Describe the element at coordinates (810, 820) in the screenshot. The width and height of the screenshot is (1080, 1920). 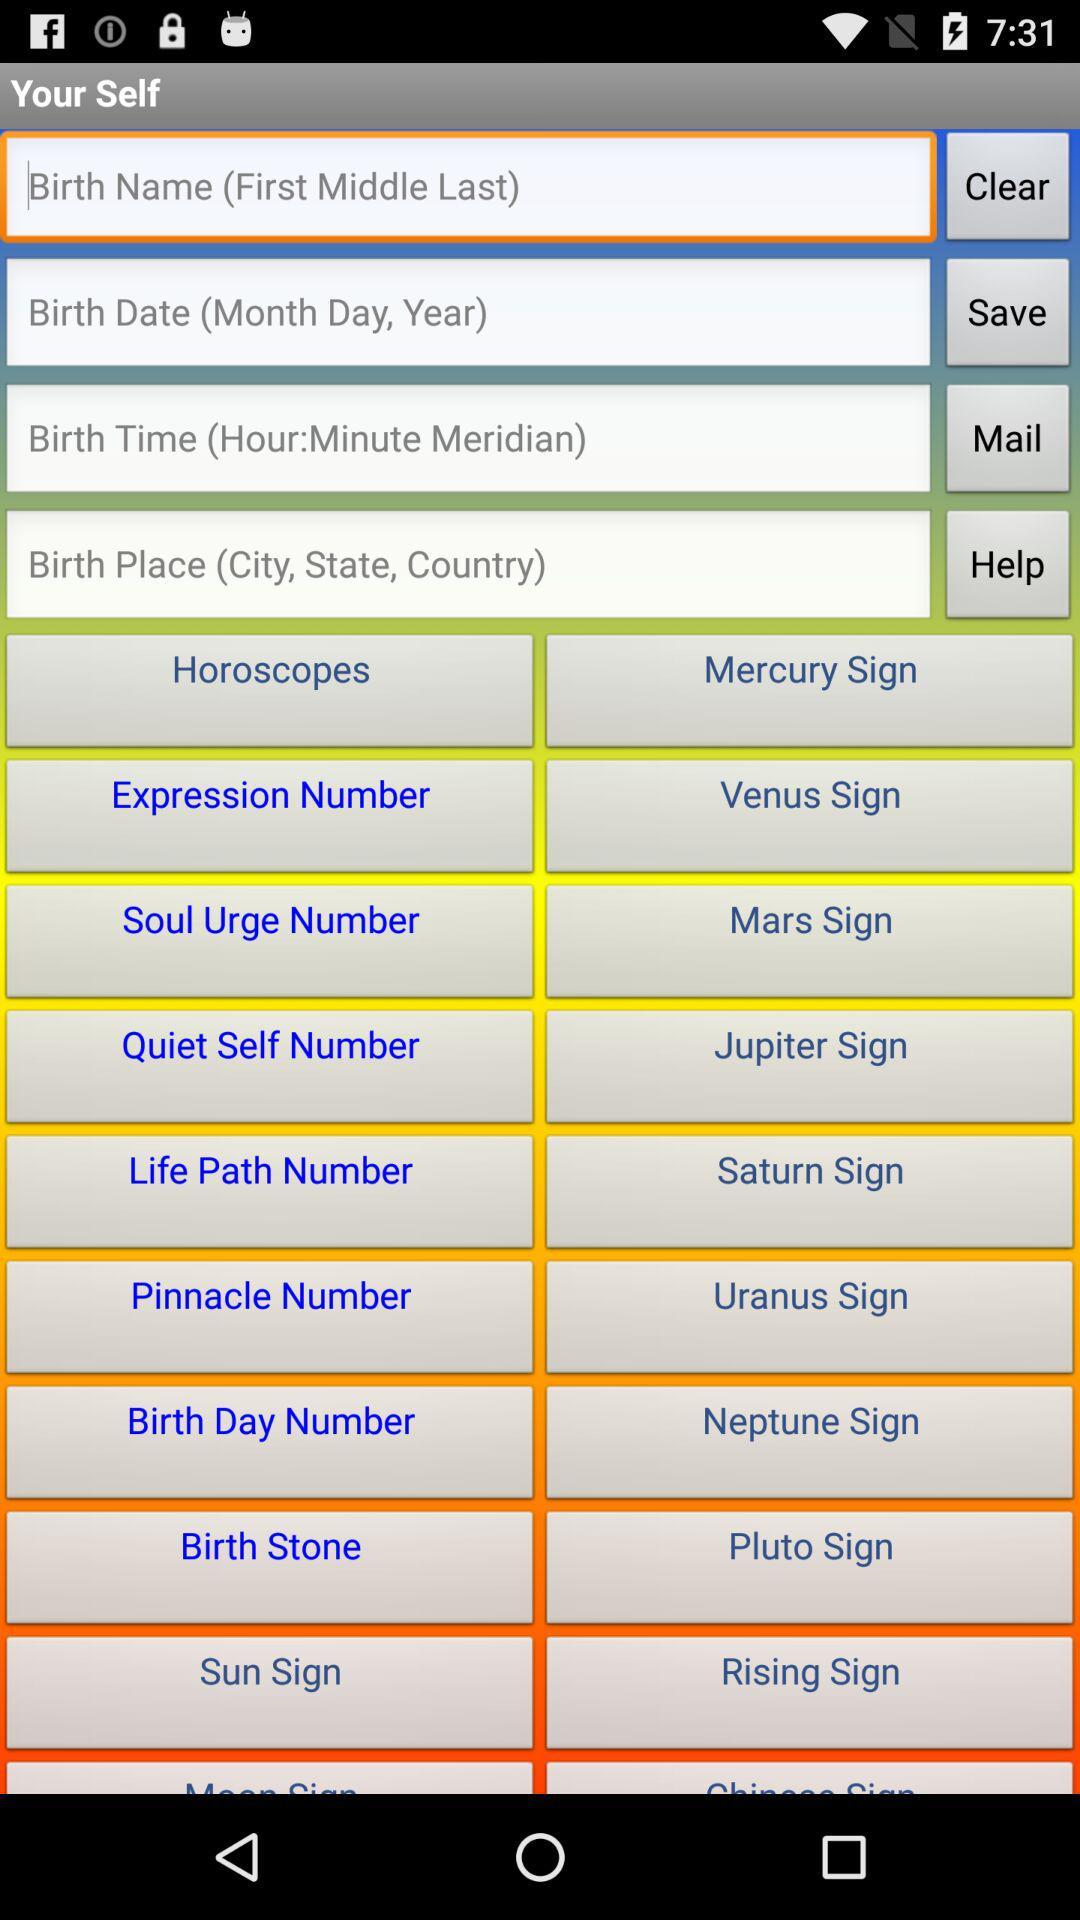
I see `the button below the mercury sign button on the web page` at that location.